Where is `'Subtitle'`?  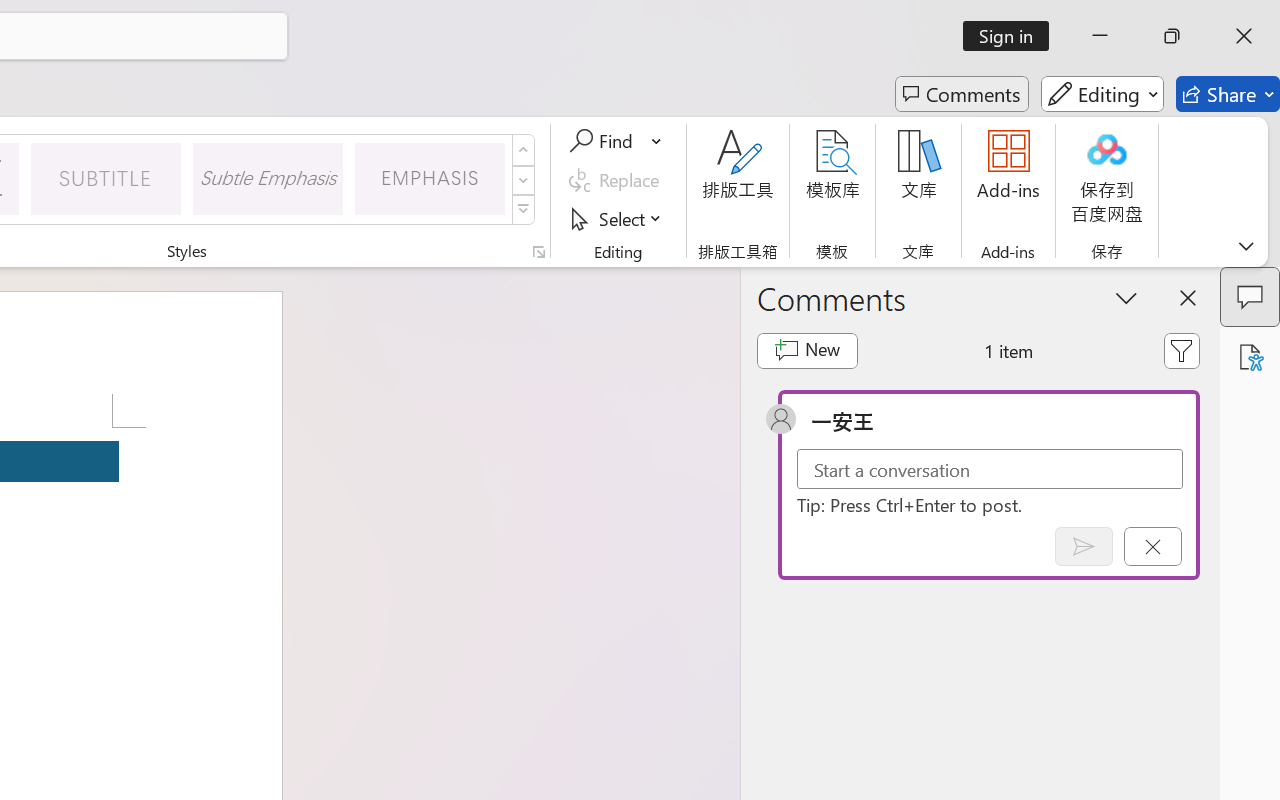 'Subtitle' is located at coordinates (105, 177).